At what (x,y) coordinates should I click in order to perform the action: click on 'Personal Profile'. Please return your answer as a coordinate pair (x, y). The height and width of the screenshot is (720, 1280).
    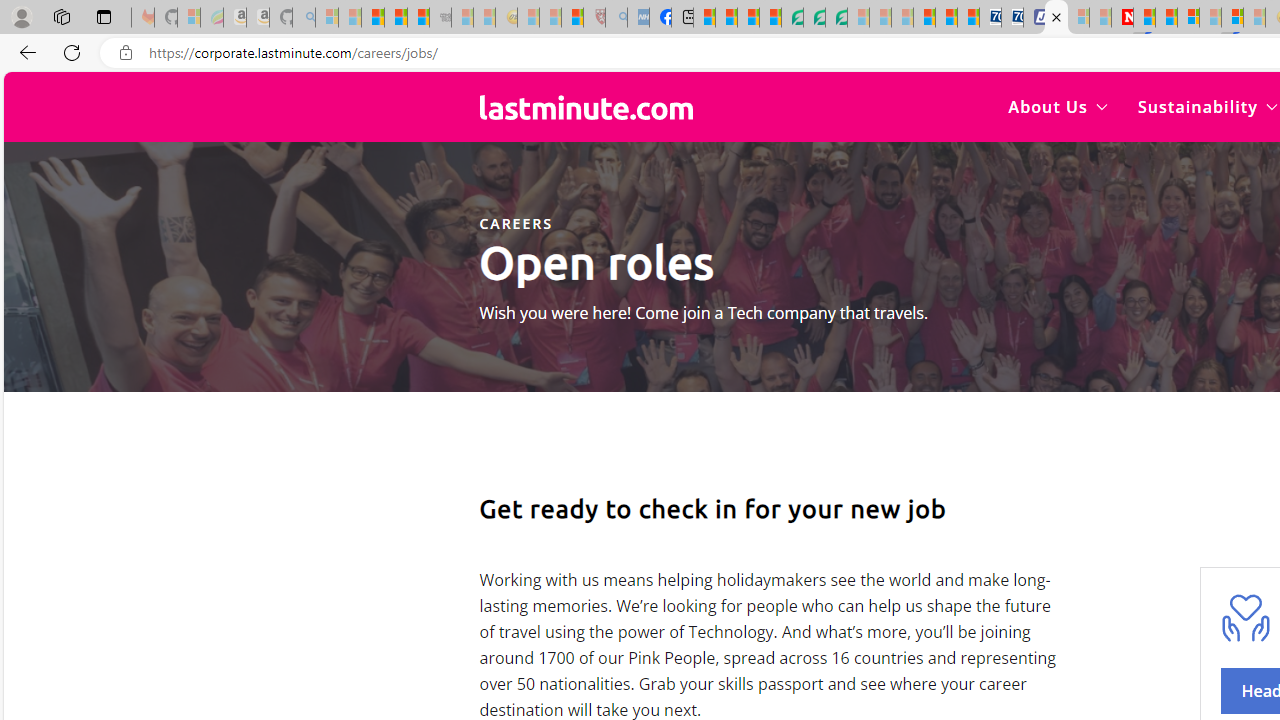
    Looking at the image, I should click on (21, 16).